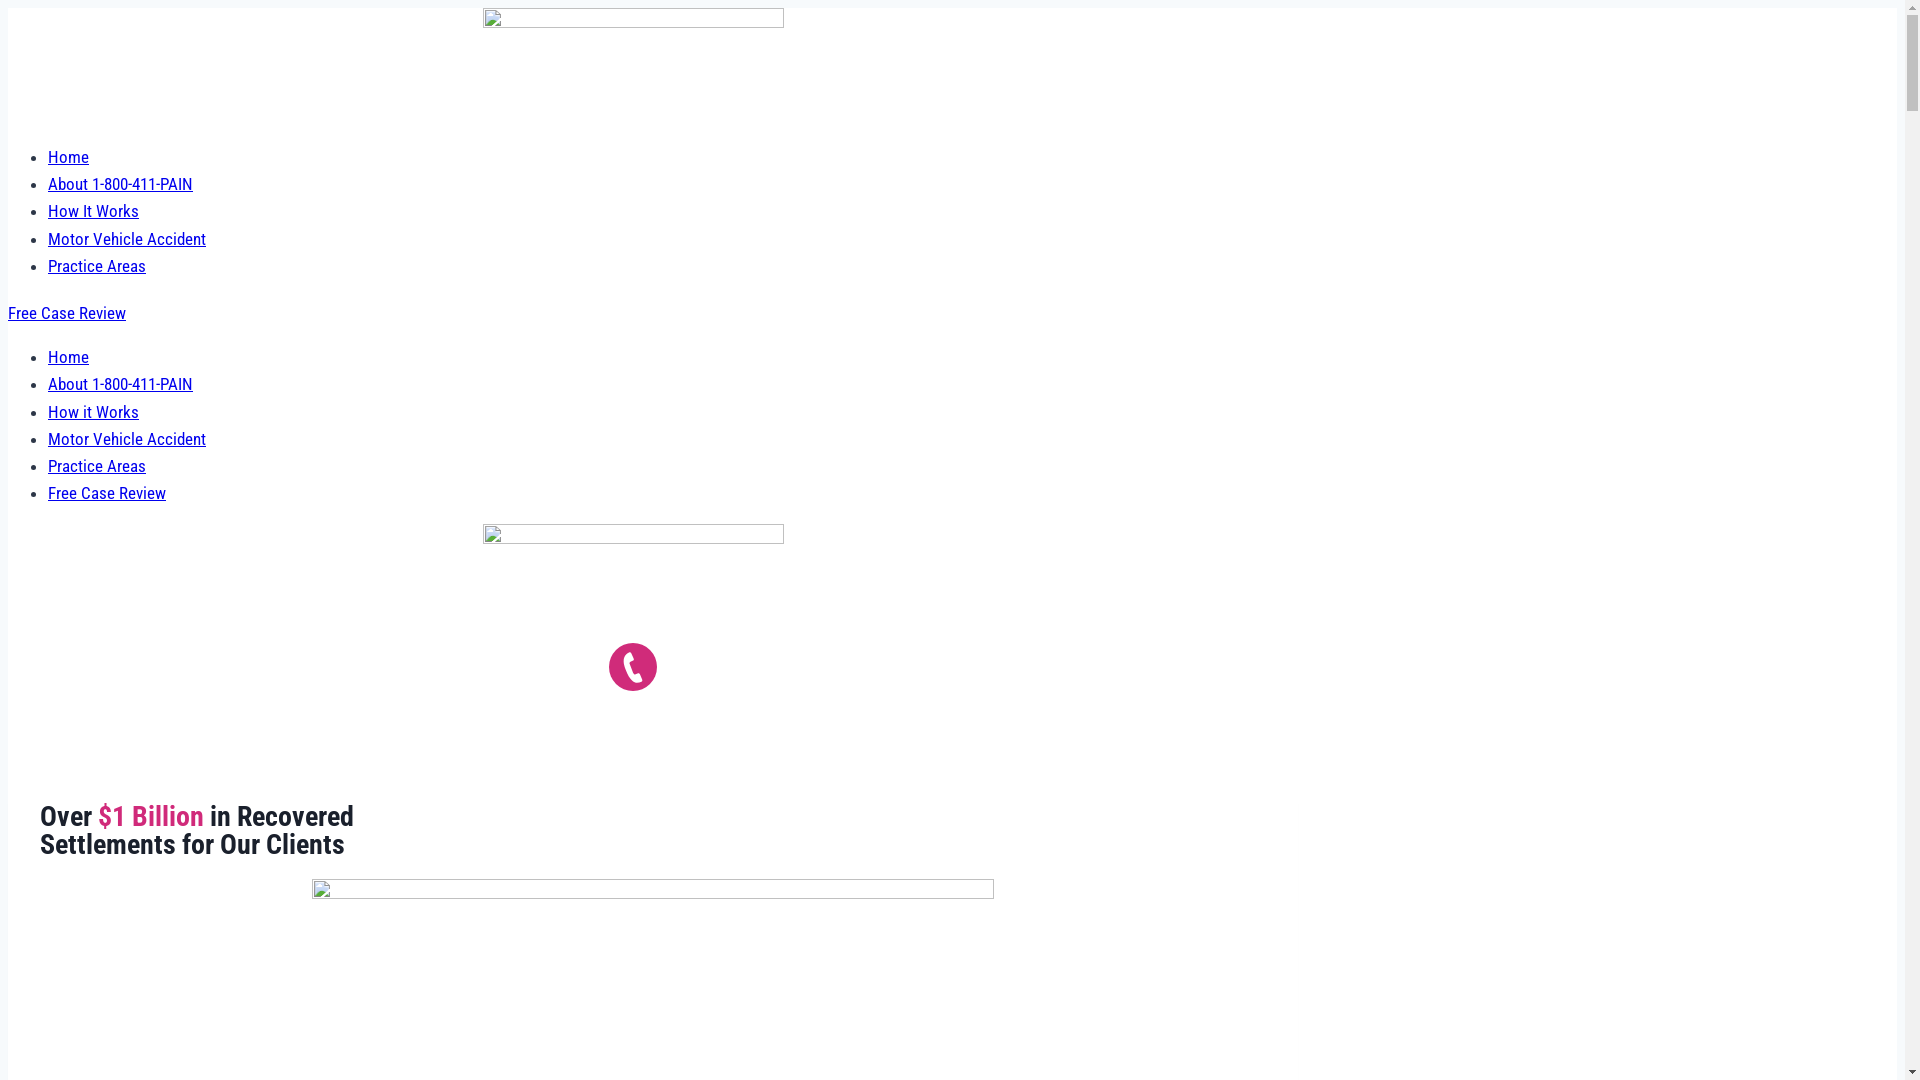 The height and width of the screenshot is (1080, 1920). Describe the element at coordinates (68, 156) in the screenshot. I see `'Home'` at that location.